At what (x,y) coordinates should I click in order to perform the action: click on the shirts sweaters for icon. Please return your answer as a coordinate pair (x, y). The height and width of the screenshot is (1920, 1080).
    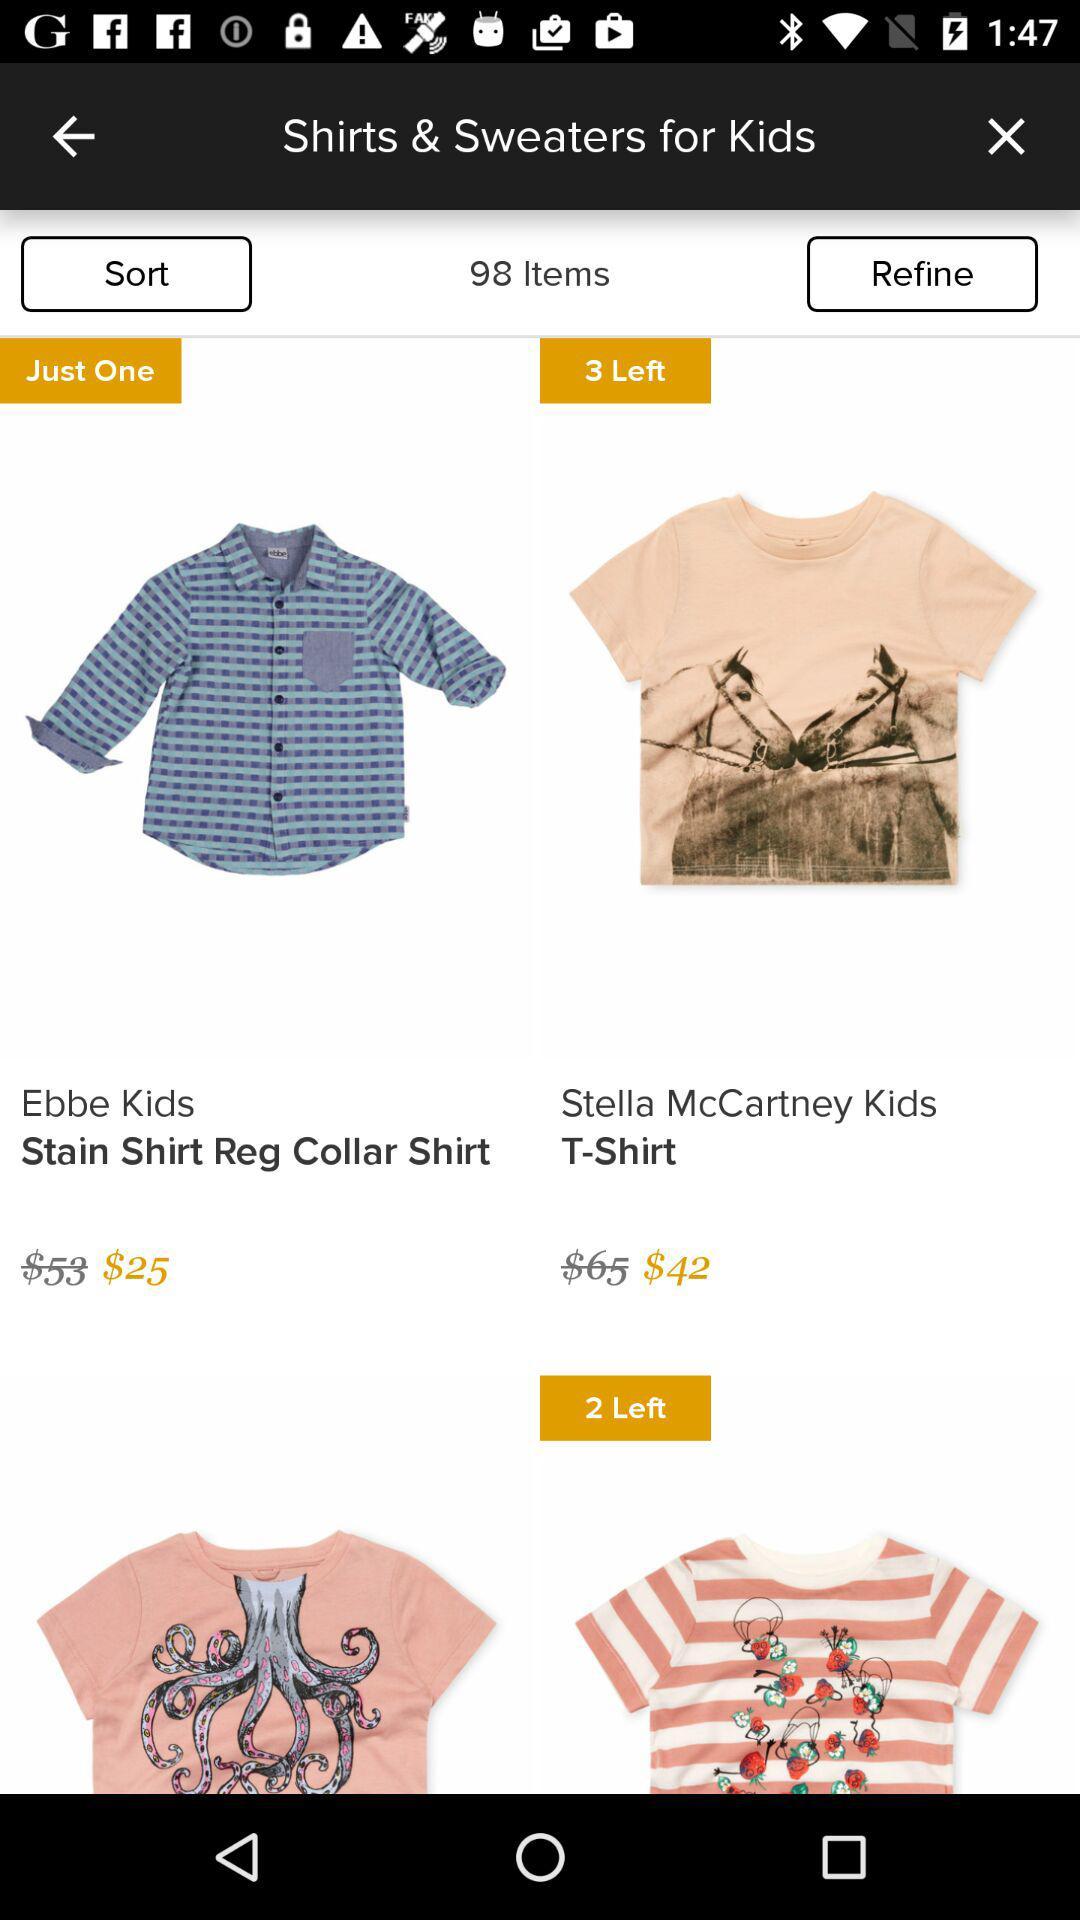
    Looking at the image, I should click on (606, 135).